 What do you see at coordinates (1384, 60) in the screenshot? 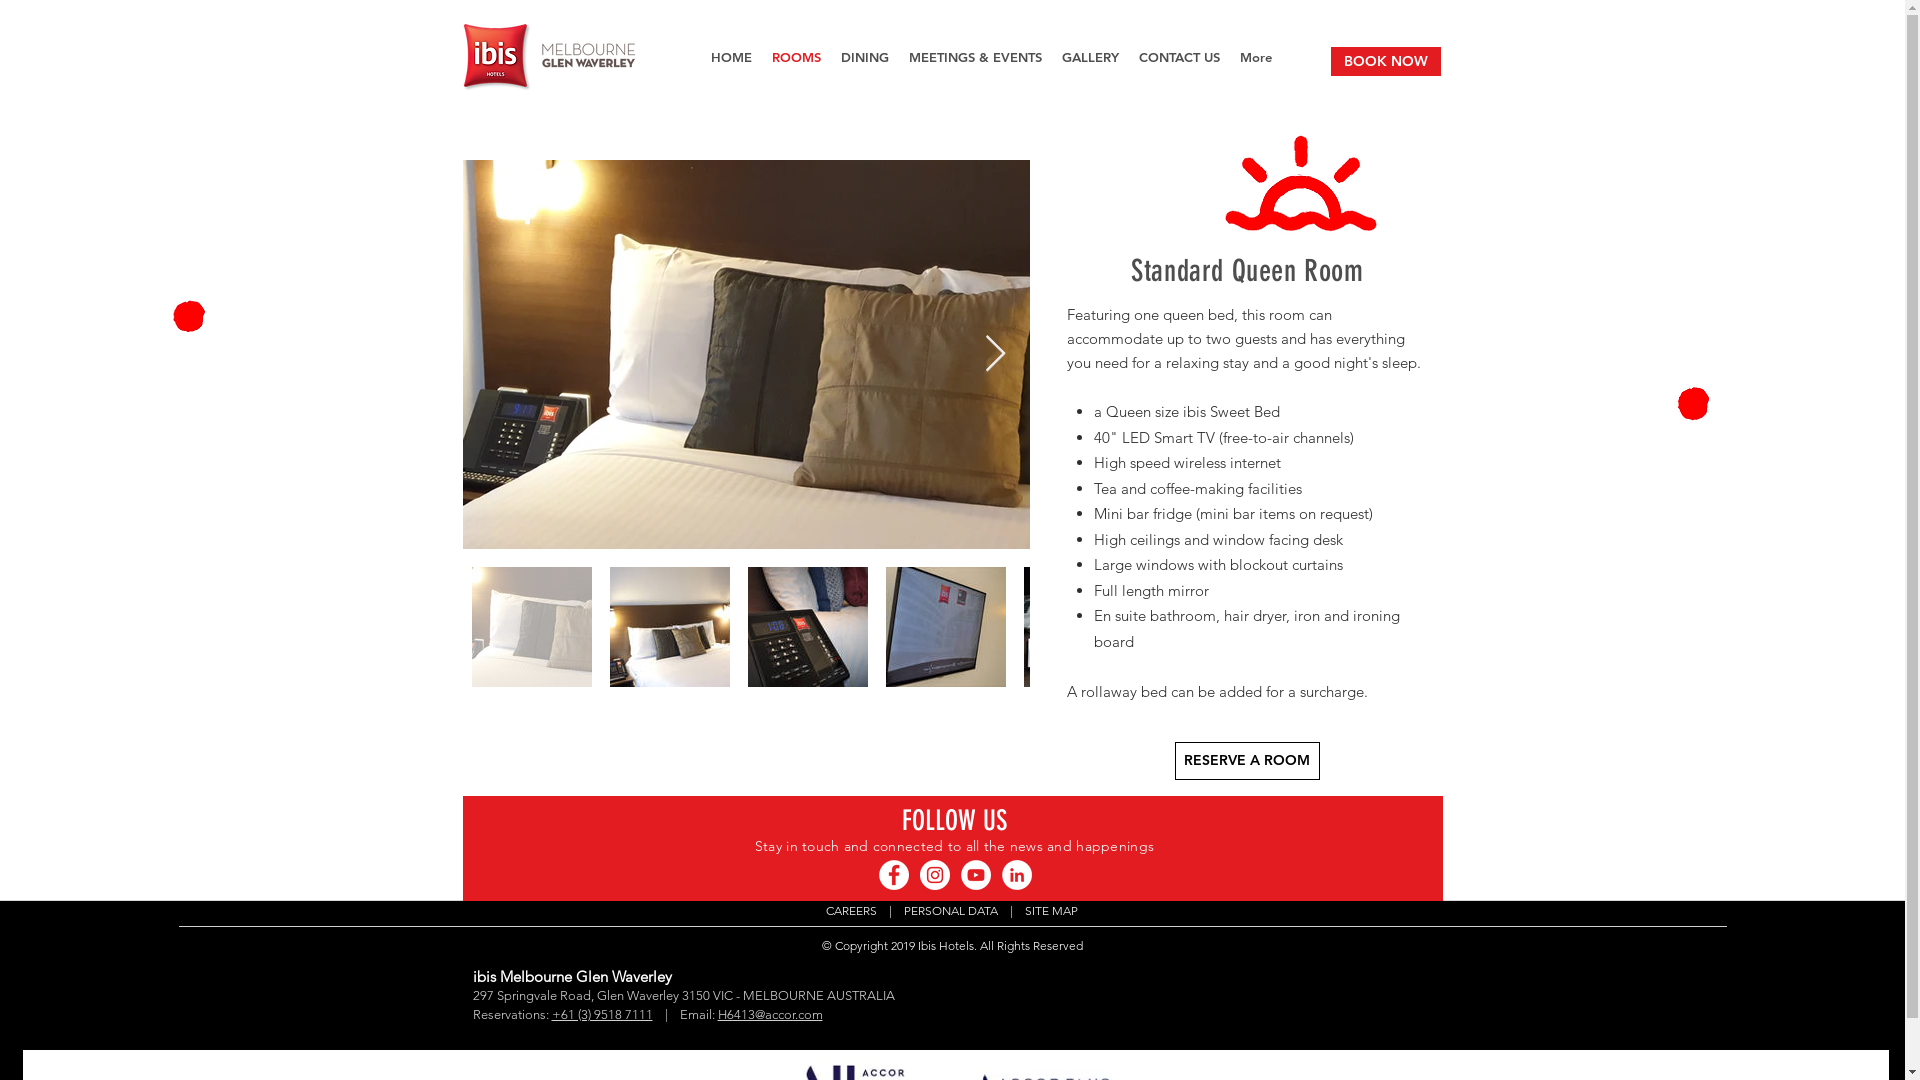
I see `'BOOK NOW'` at bounding box center [1384, 60].